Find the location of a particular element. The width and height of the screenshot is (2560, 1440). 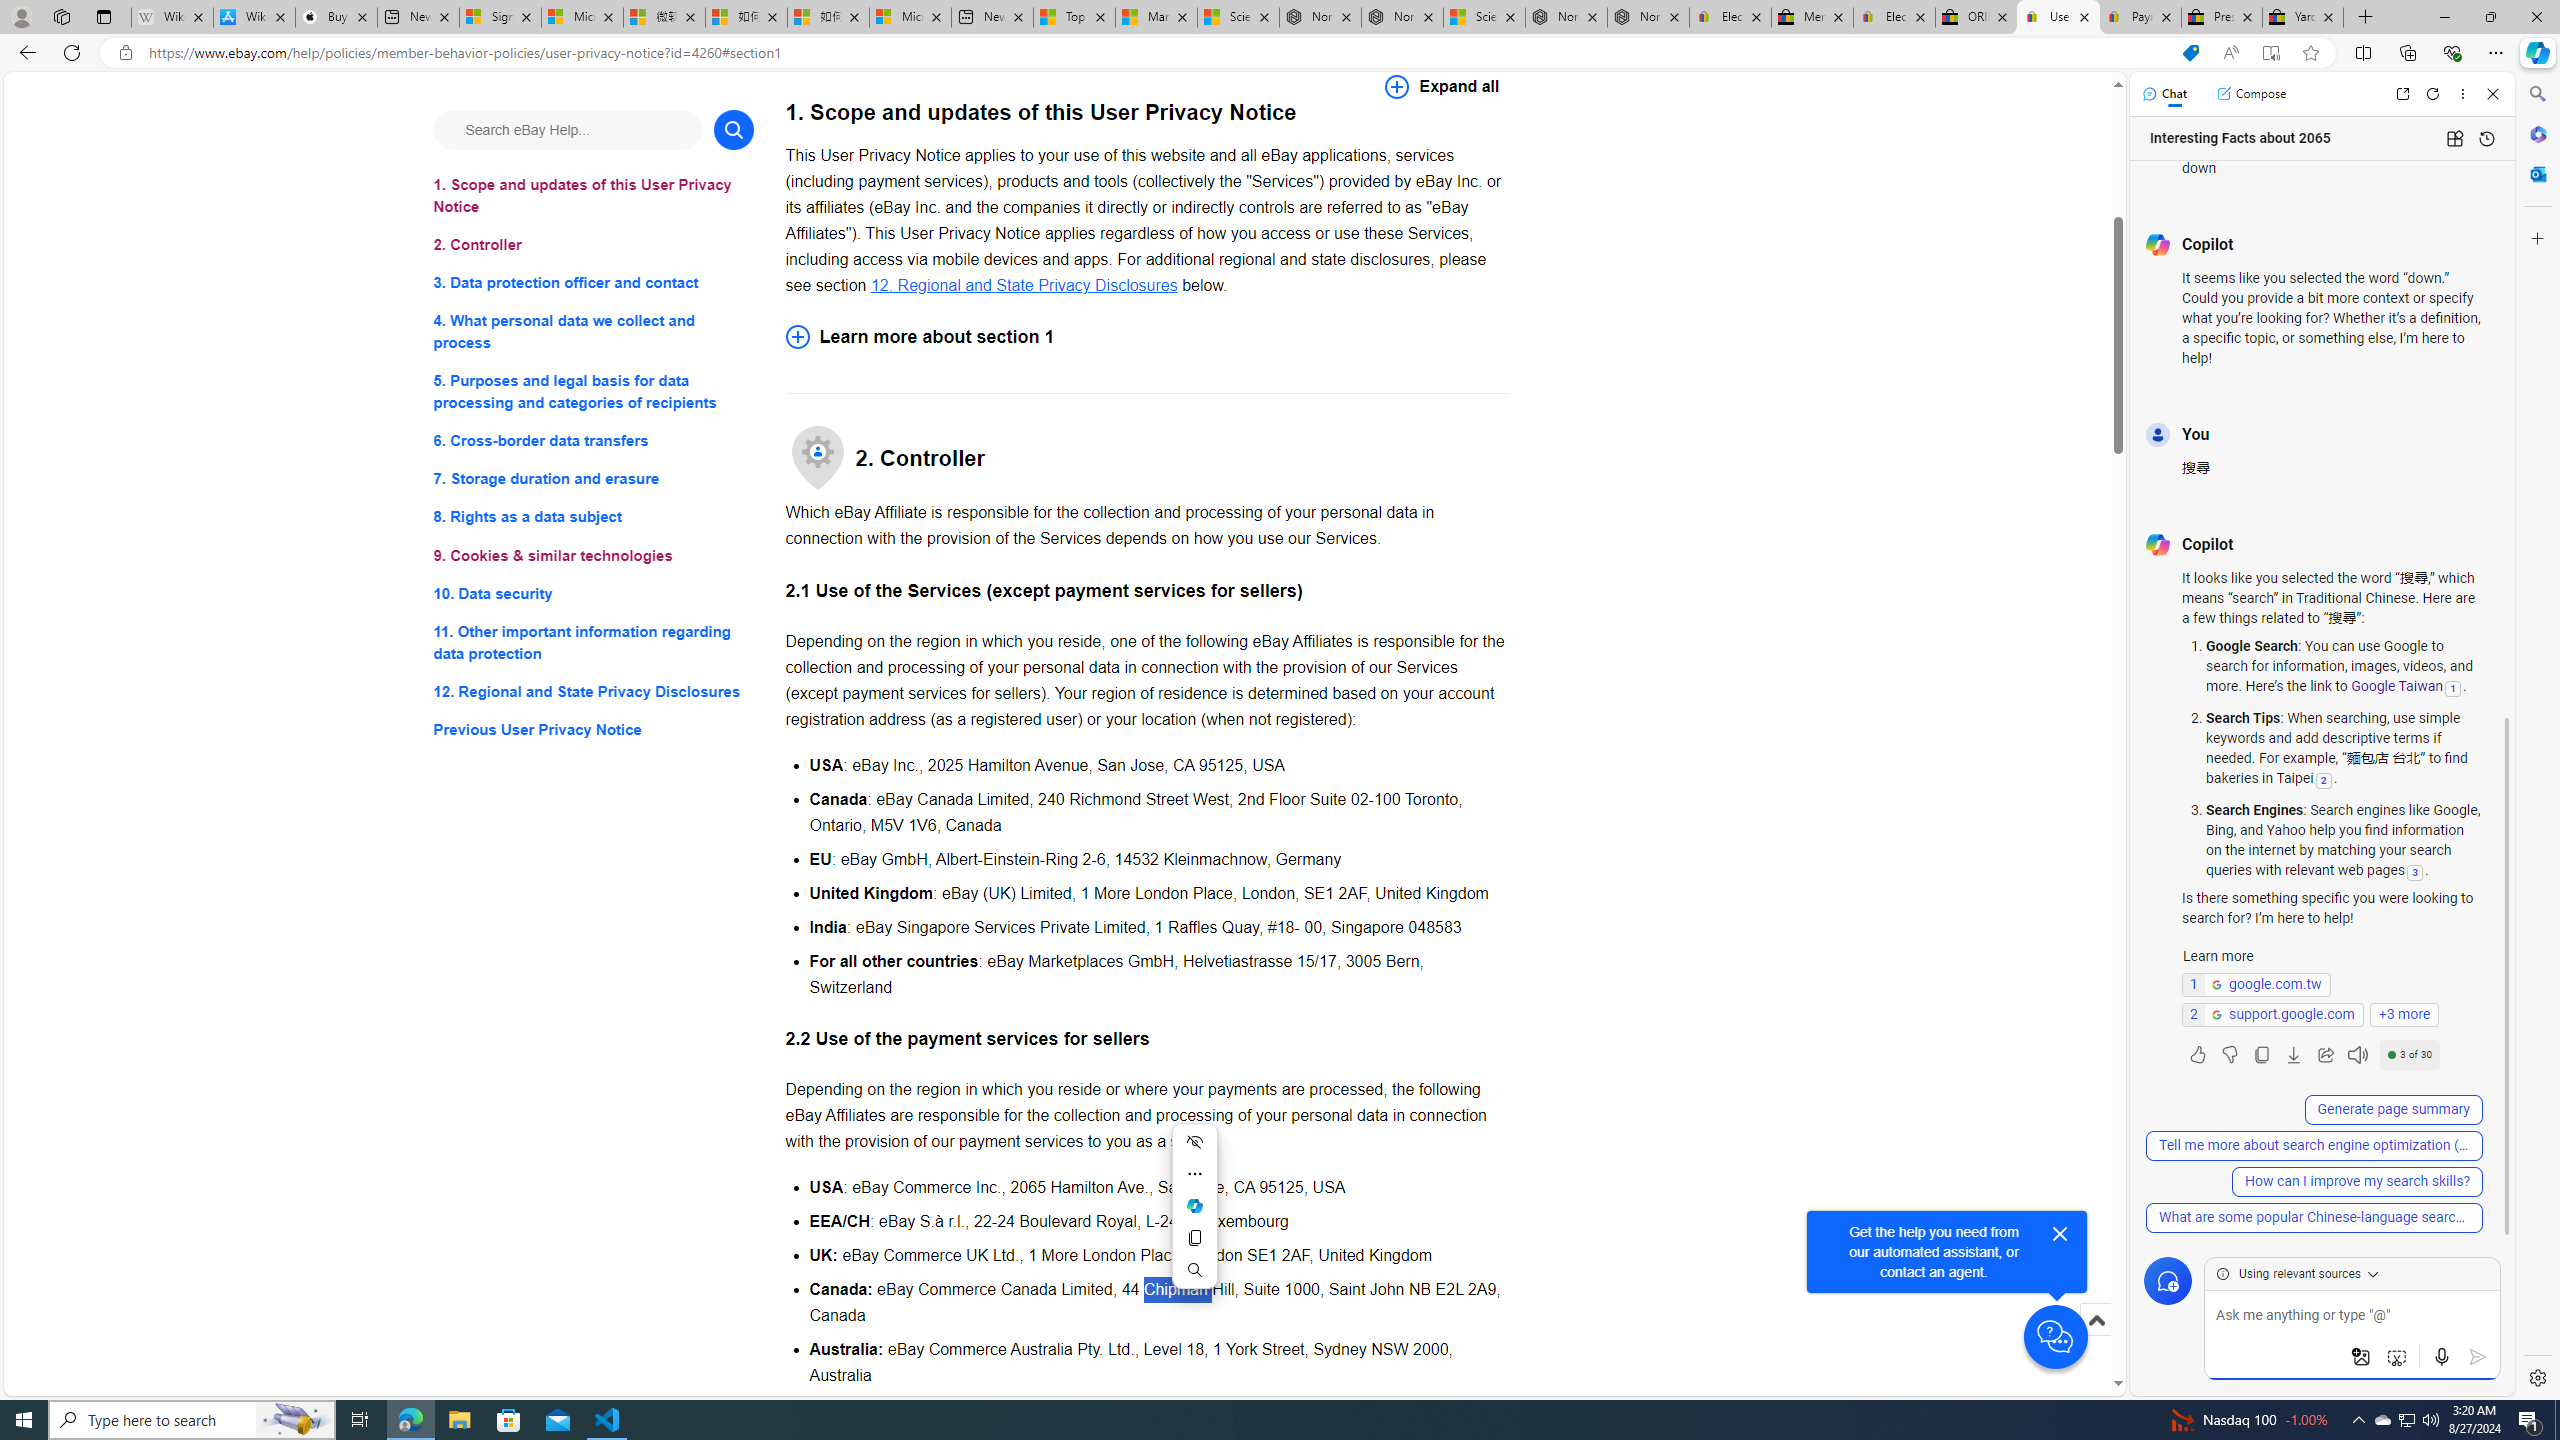

'3. Data protection officer and contact' is located at coordinates (592, 283).